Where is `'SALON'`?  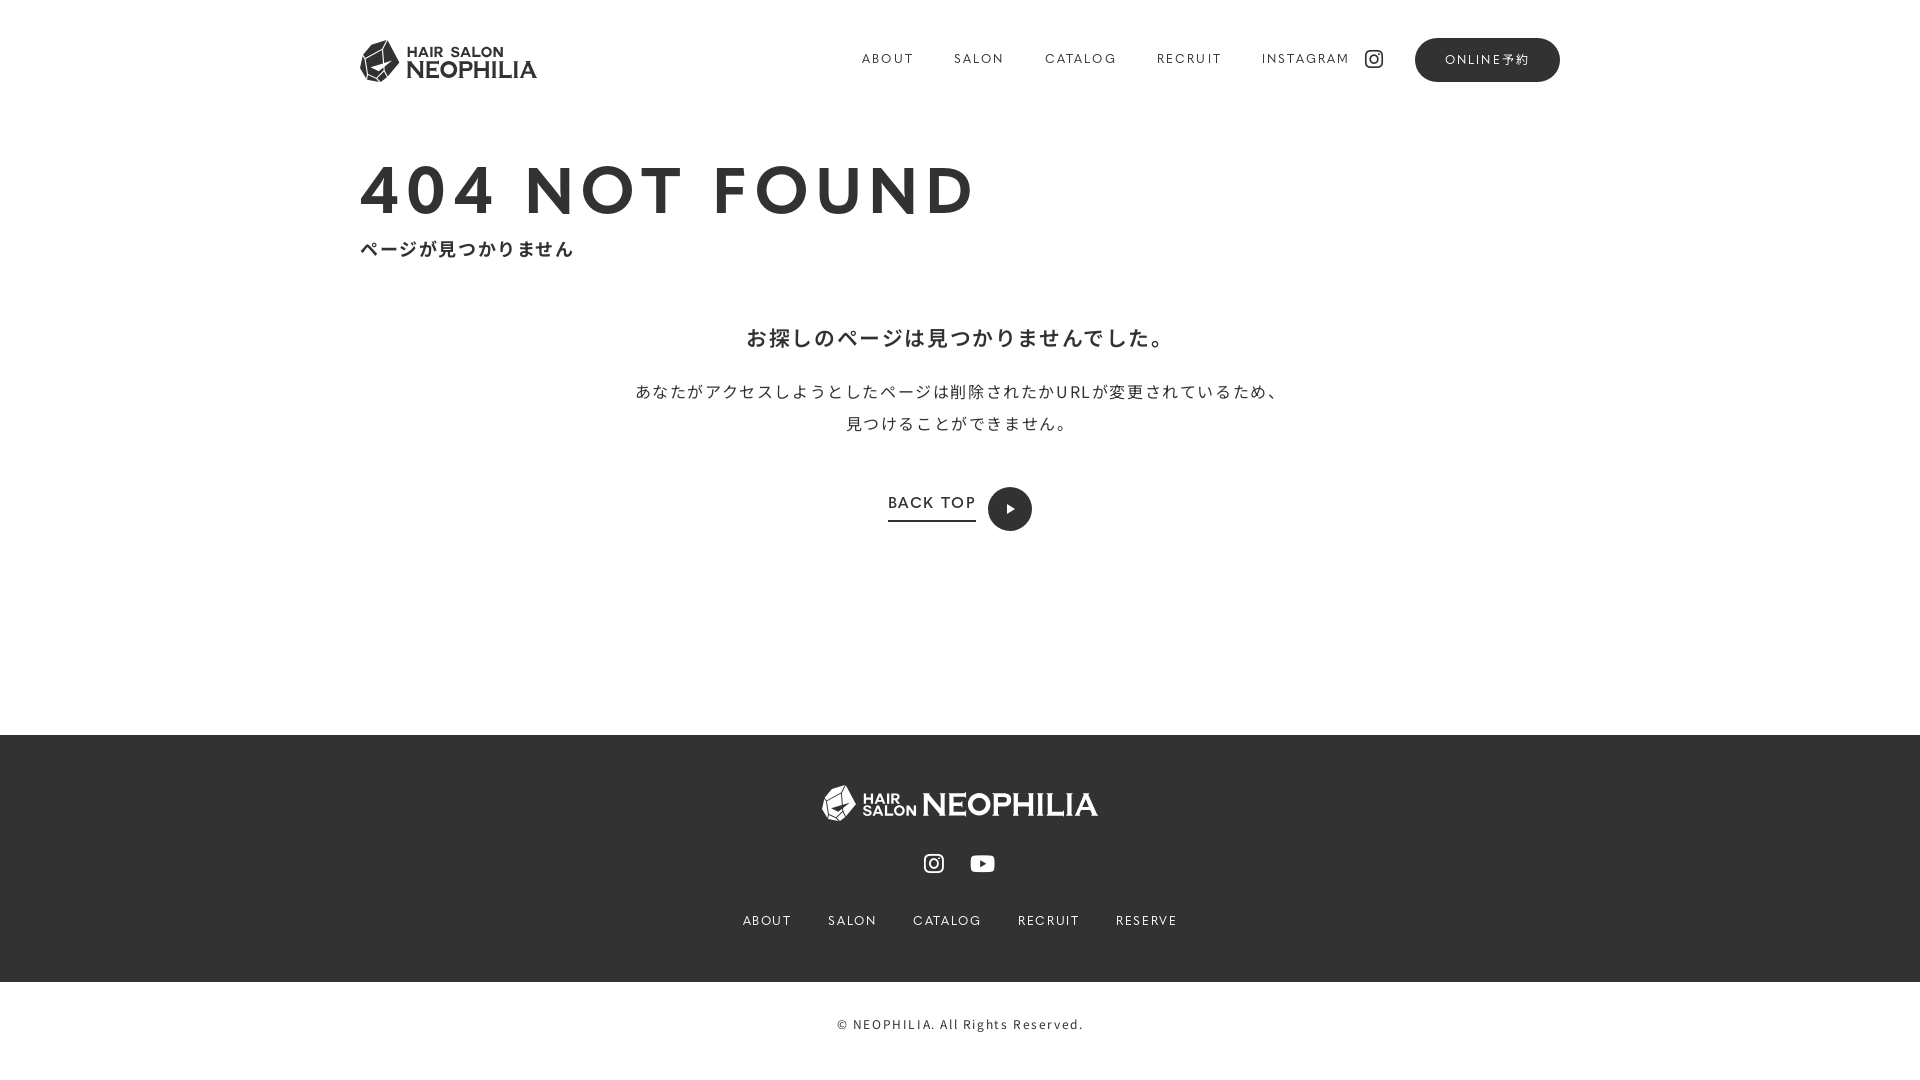
'SALON' is located at coordinates (979, 59).